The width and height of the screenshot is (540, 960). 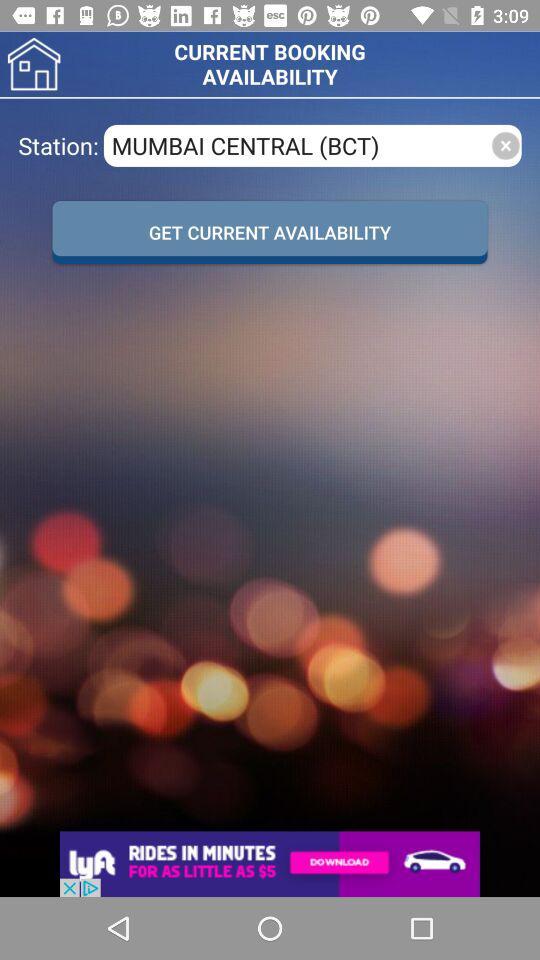 What do you see at coordinates (270, 863) in the screenshot?
I see `details about advertisement` at bounding box center [270, 863].